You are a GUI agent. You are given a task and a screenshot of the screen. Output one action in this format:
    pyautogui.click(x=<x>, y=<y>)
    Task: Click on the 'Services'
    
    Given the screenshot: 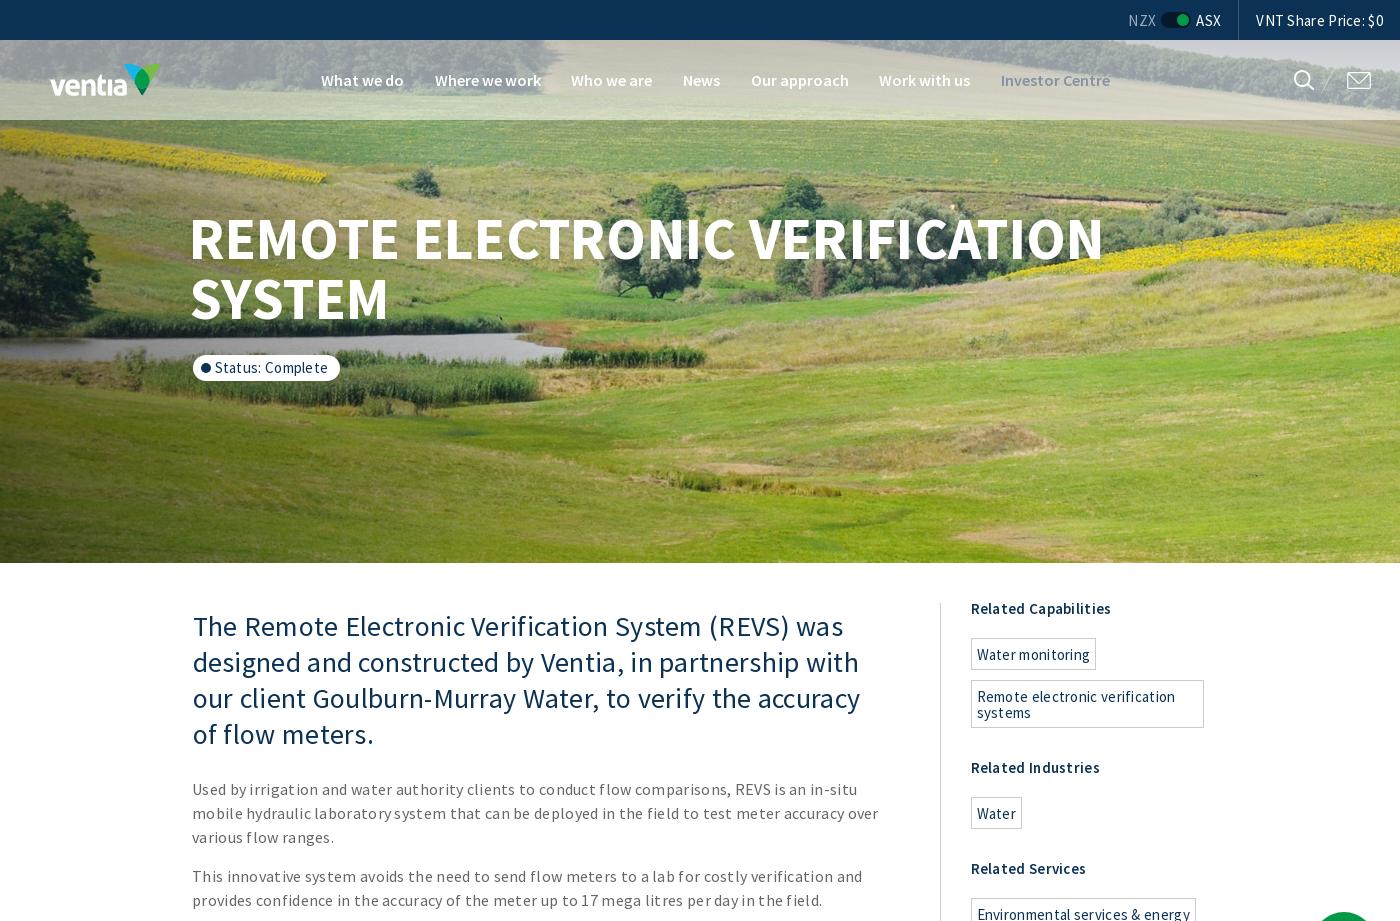 What is the action you would take?
    pyautogui.click(x=1057, y=867)
    